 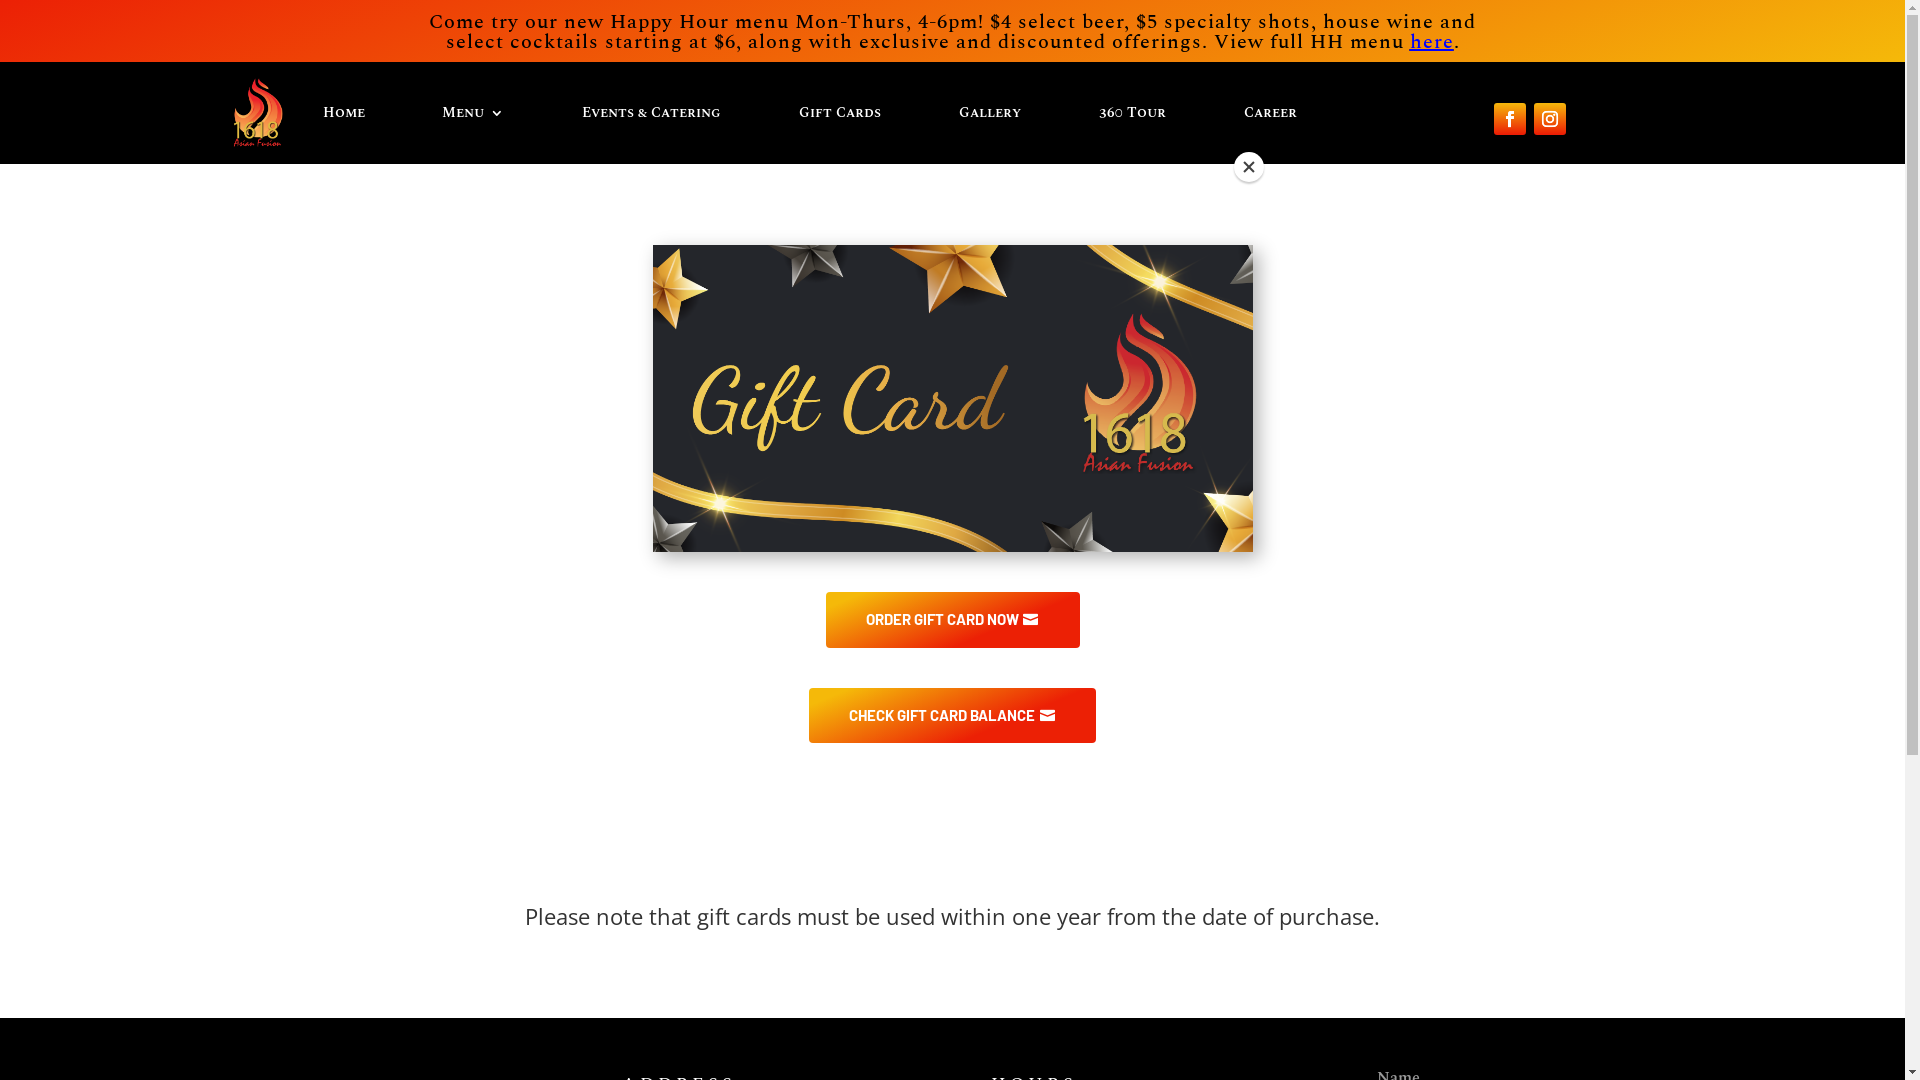 What do you see at coordinates (1430, 42) in the screenshot?
I see `'here'` at bounding box center [1430, 42].